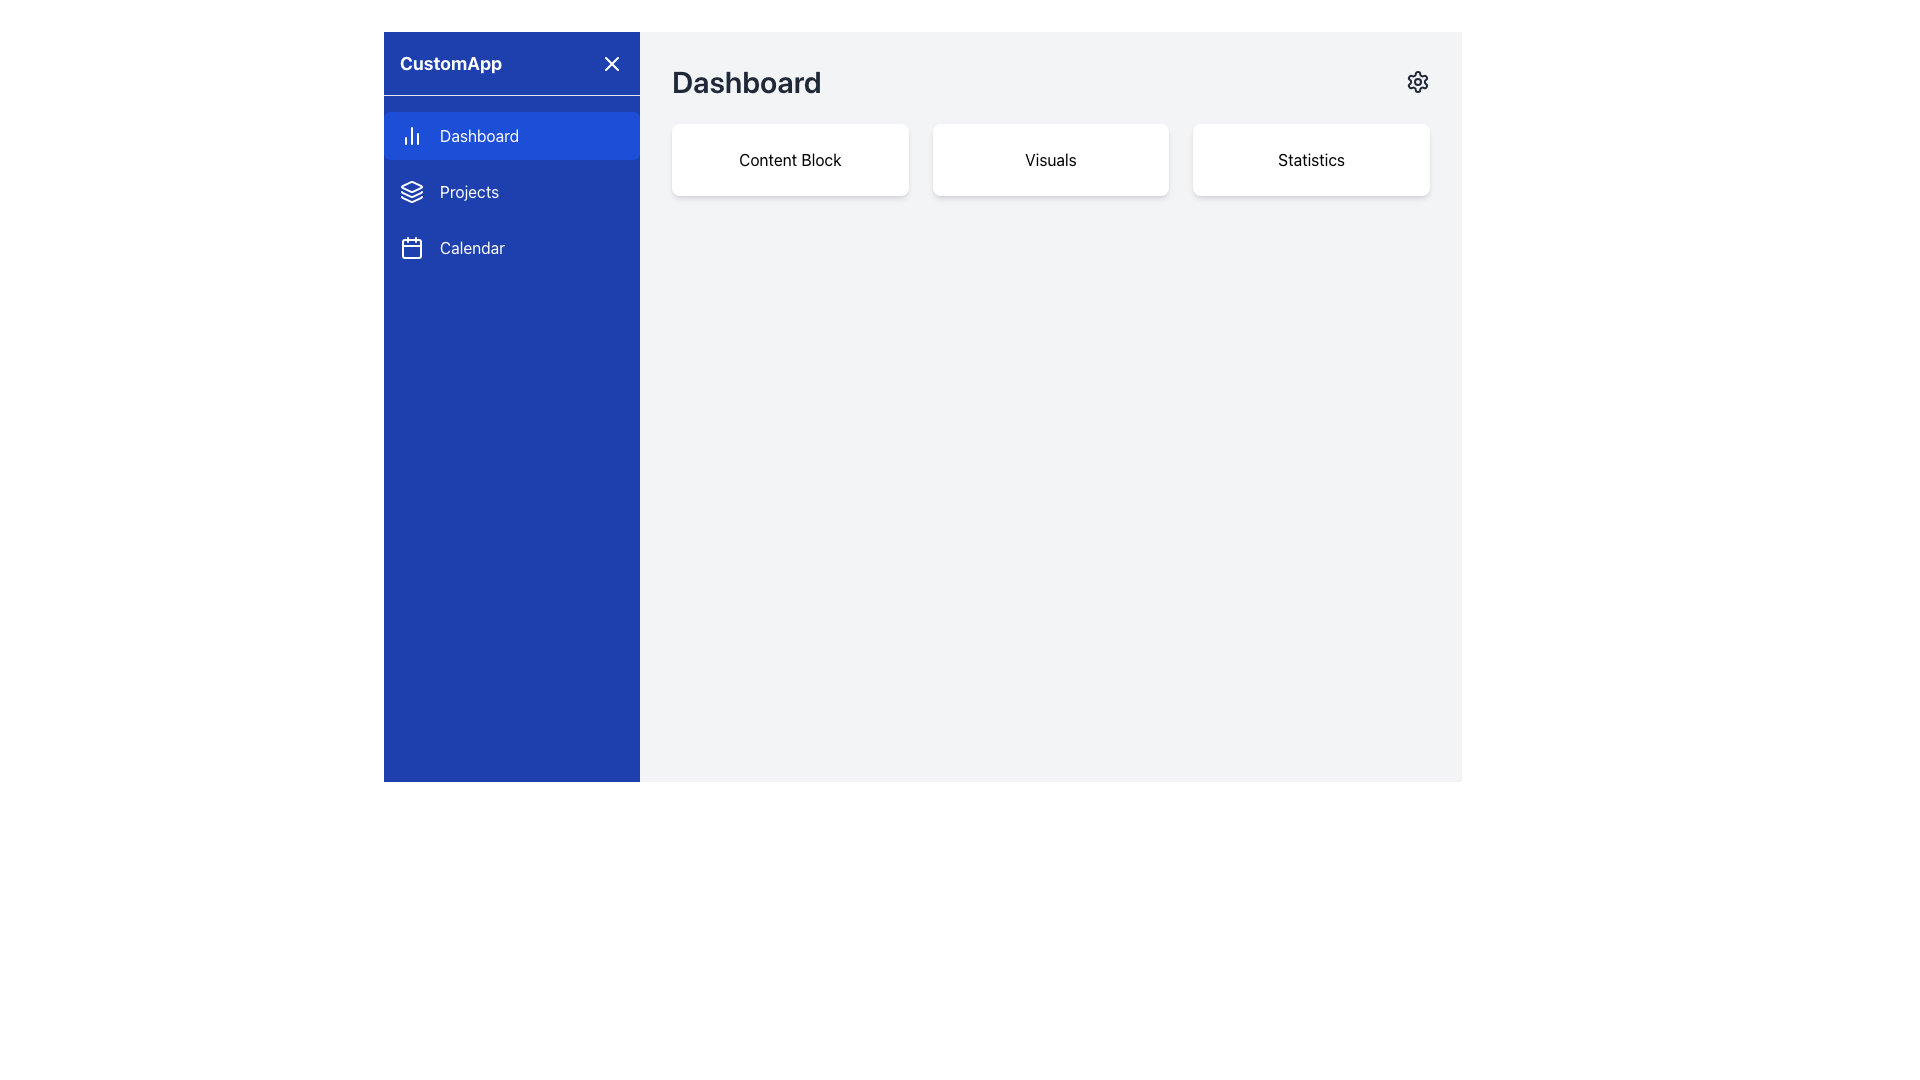  I want to click on the 'Projects' text label in the sidebar menu to observe potential visual changes, so click(468, 192).